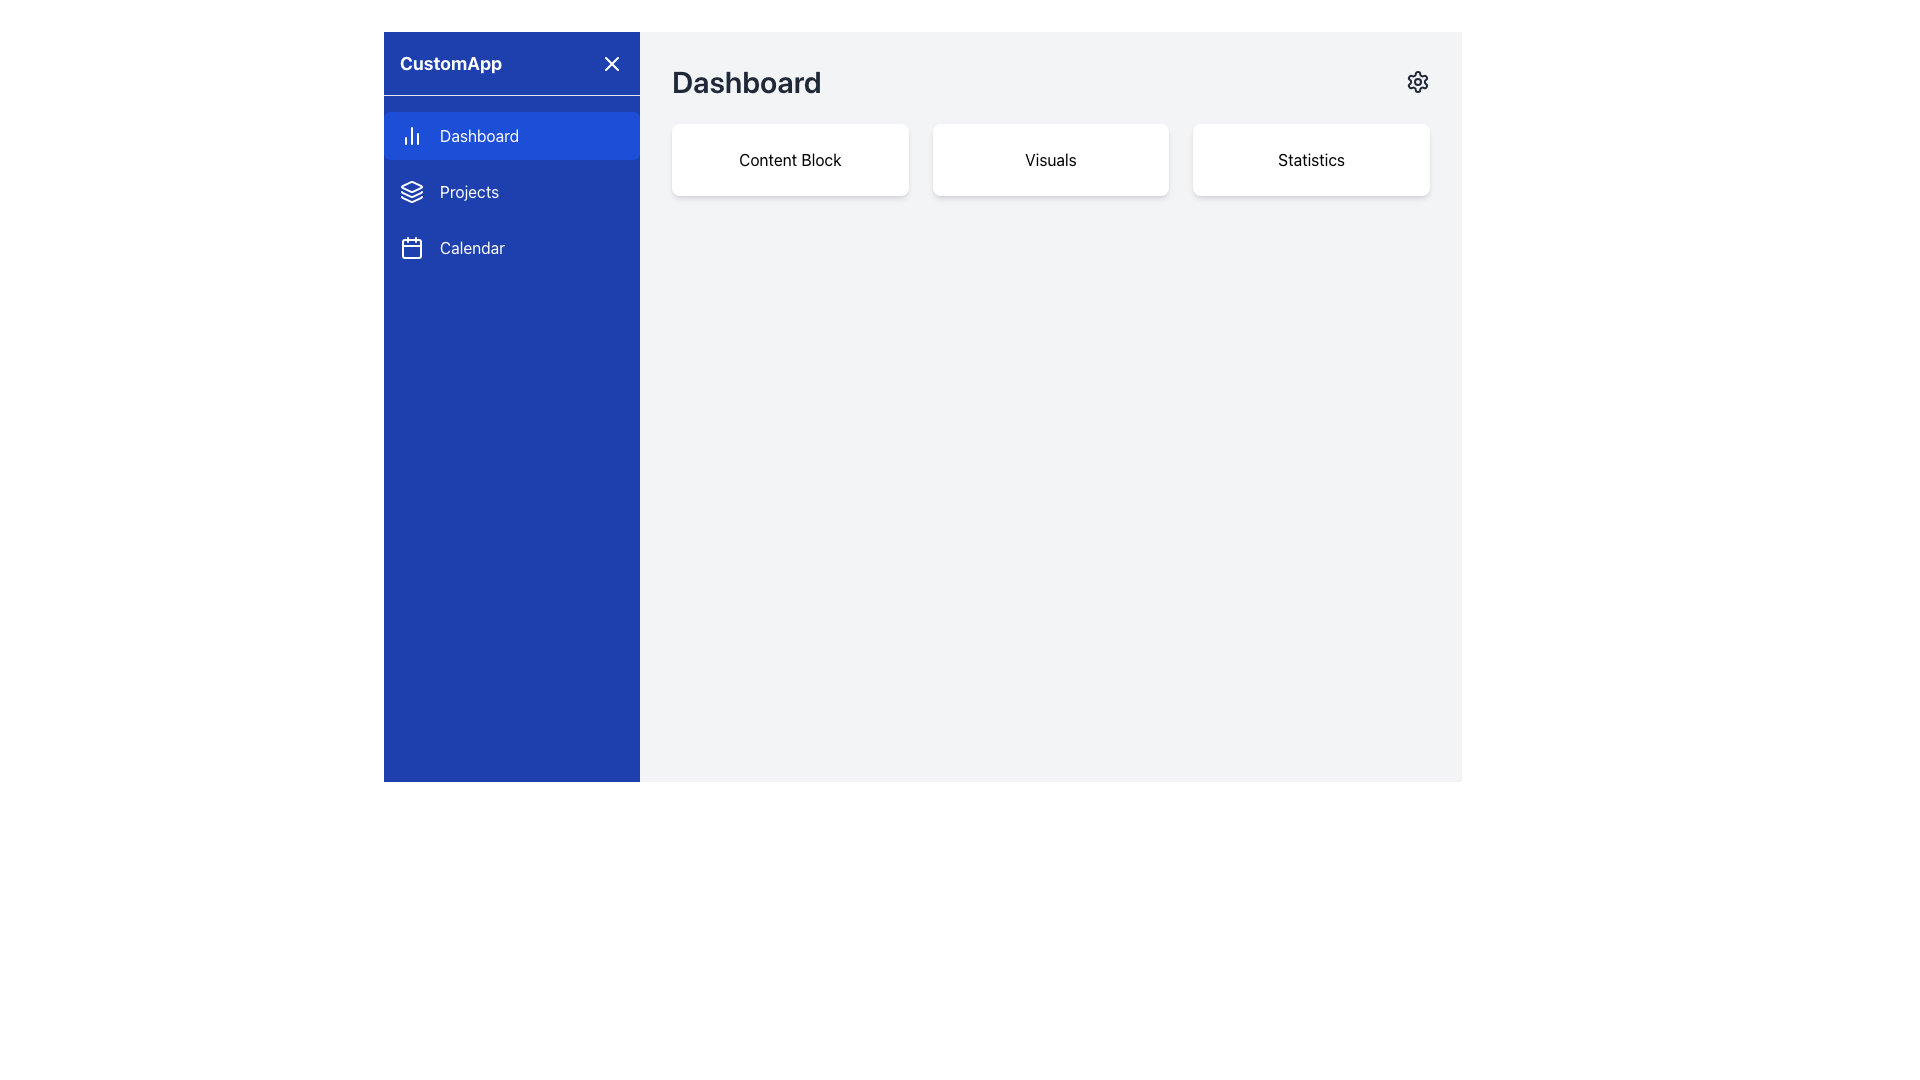  I want to click on the 'Projects' text label in the sidebar menu to observe potential visual changes, so click(468, 192).